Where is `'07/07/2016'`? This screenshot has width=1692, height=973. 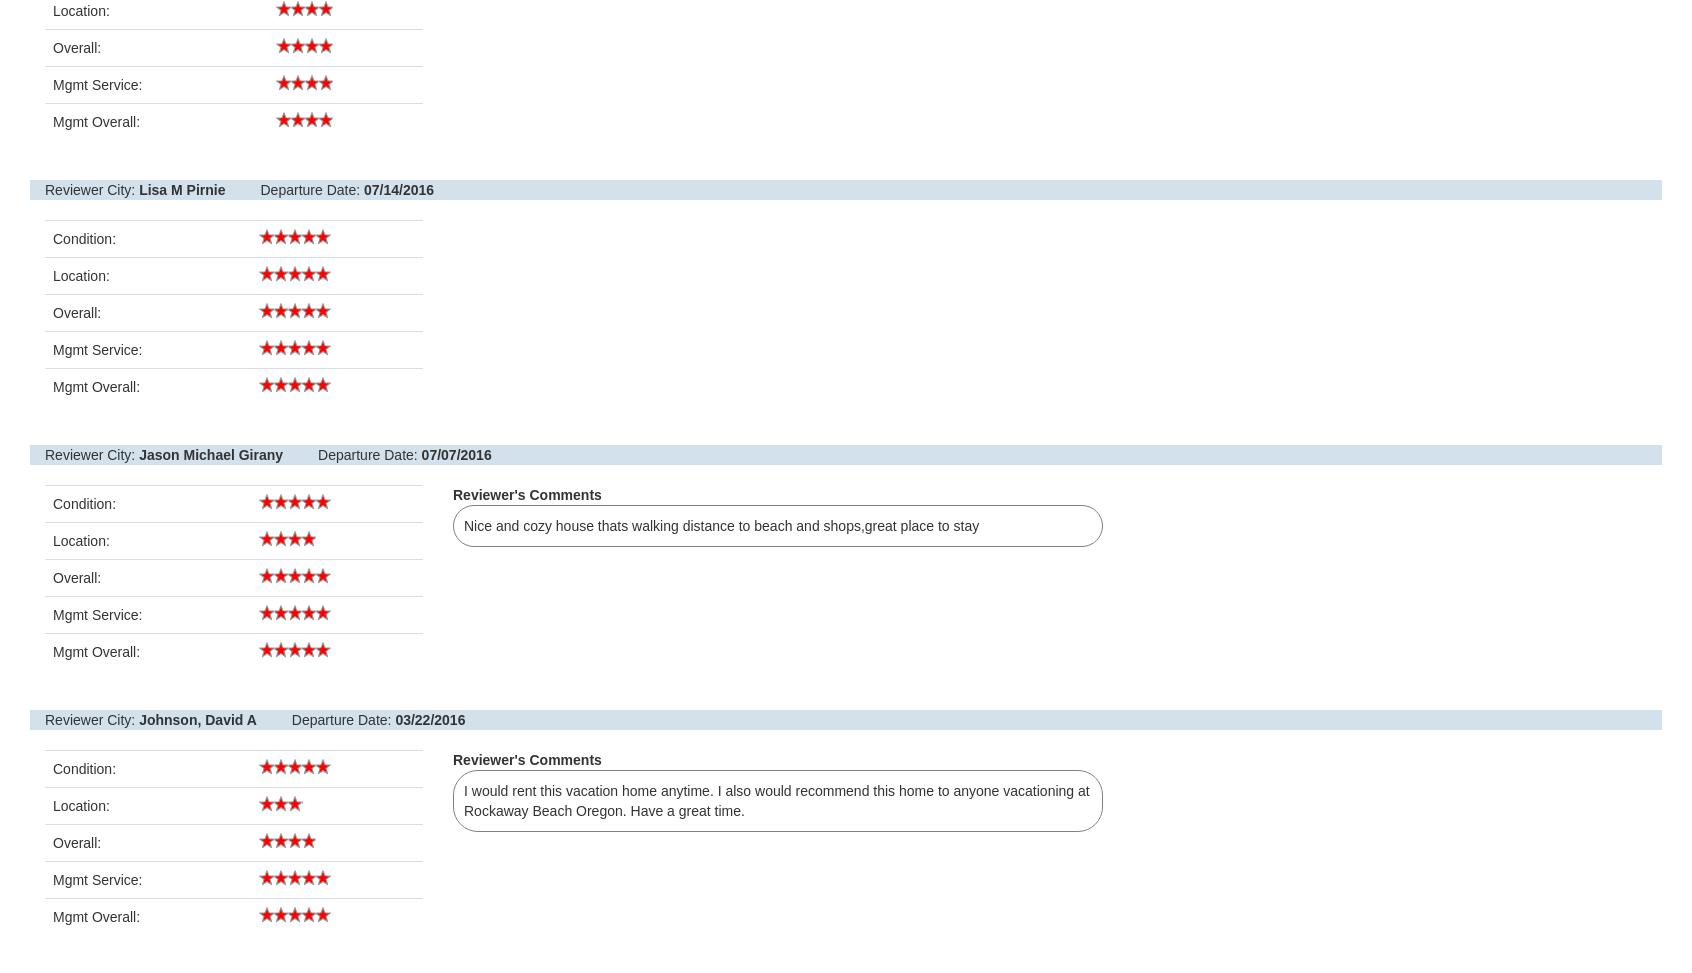
'07/07/2016' is located at coordinates (454, 454).